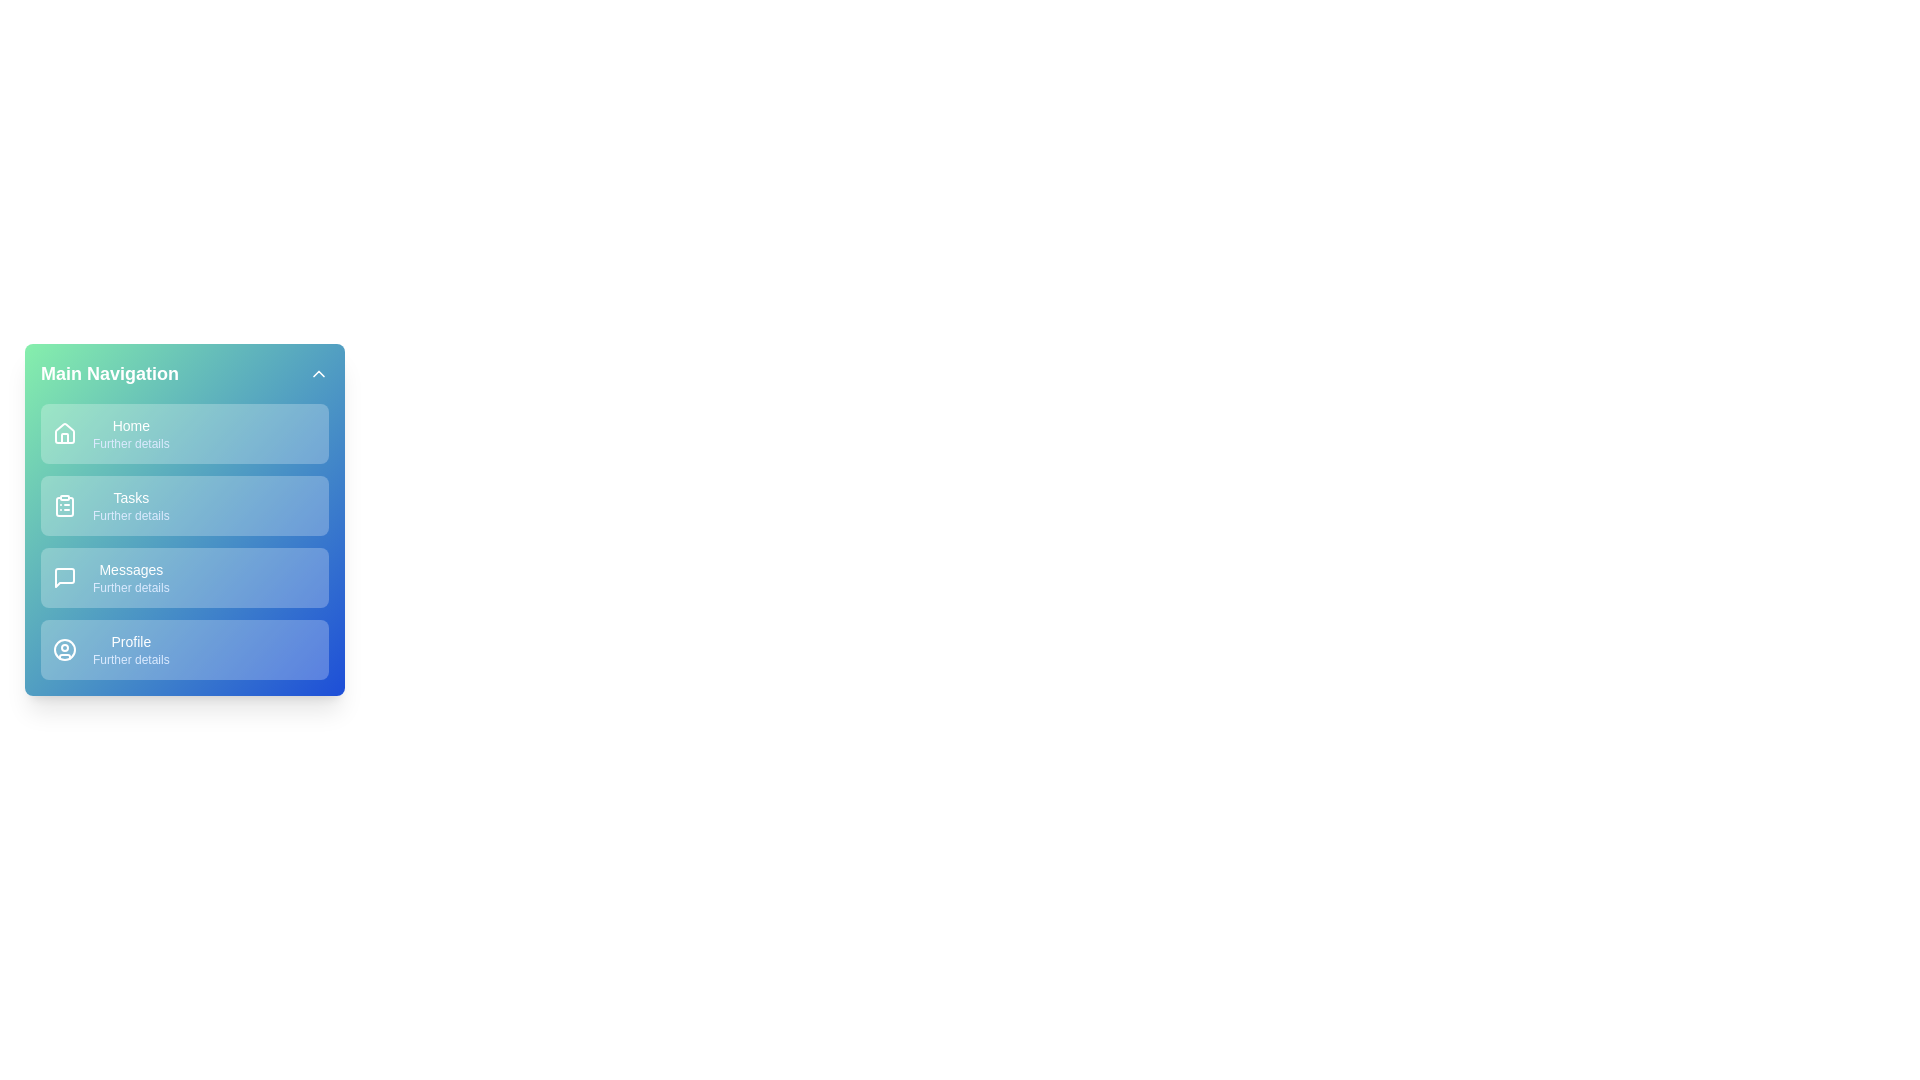  I want to click on the menu item Messages by clicking on it, so click(185, 578).